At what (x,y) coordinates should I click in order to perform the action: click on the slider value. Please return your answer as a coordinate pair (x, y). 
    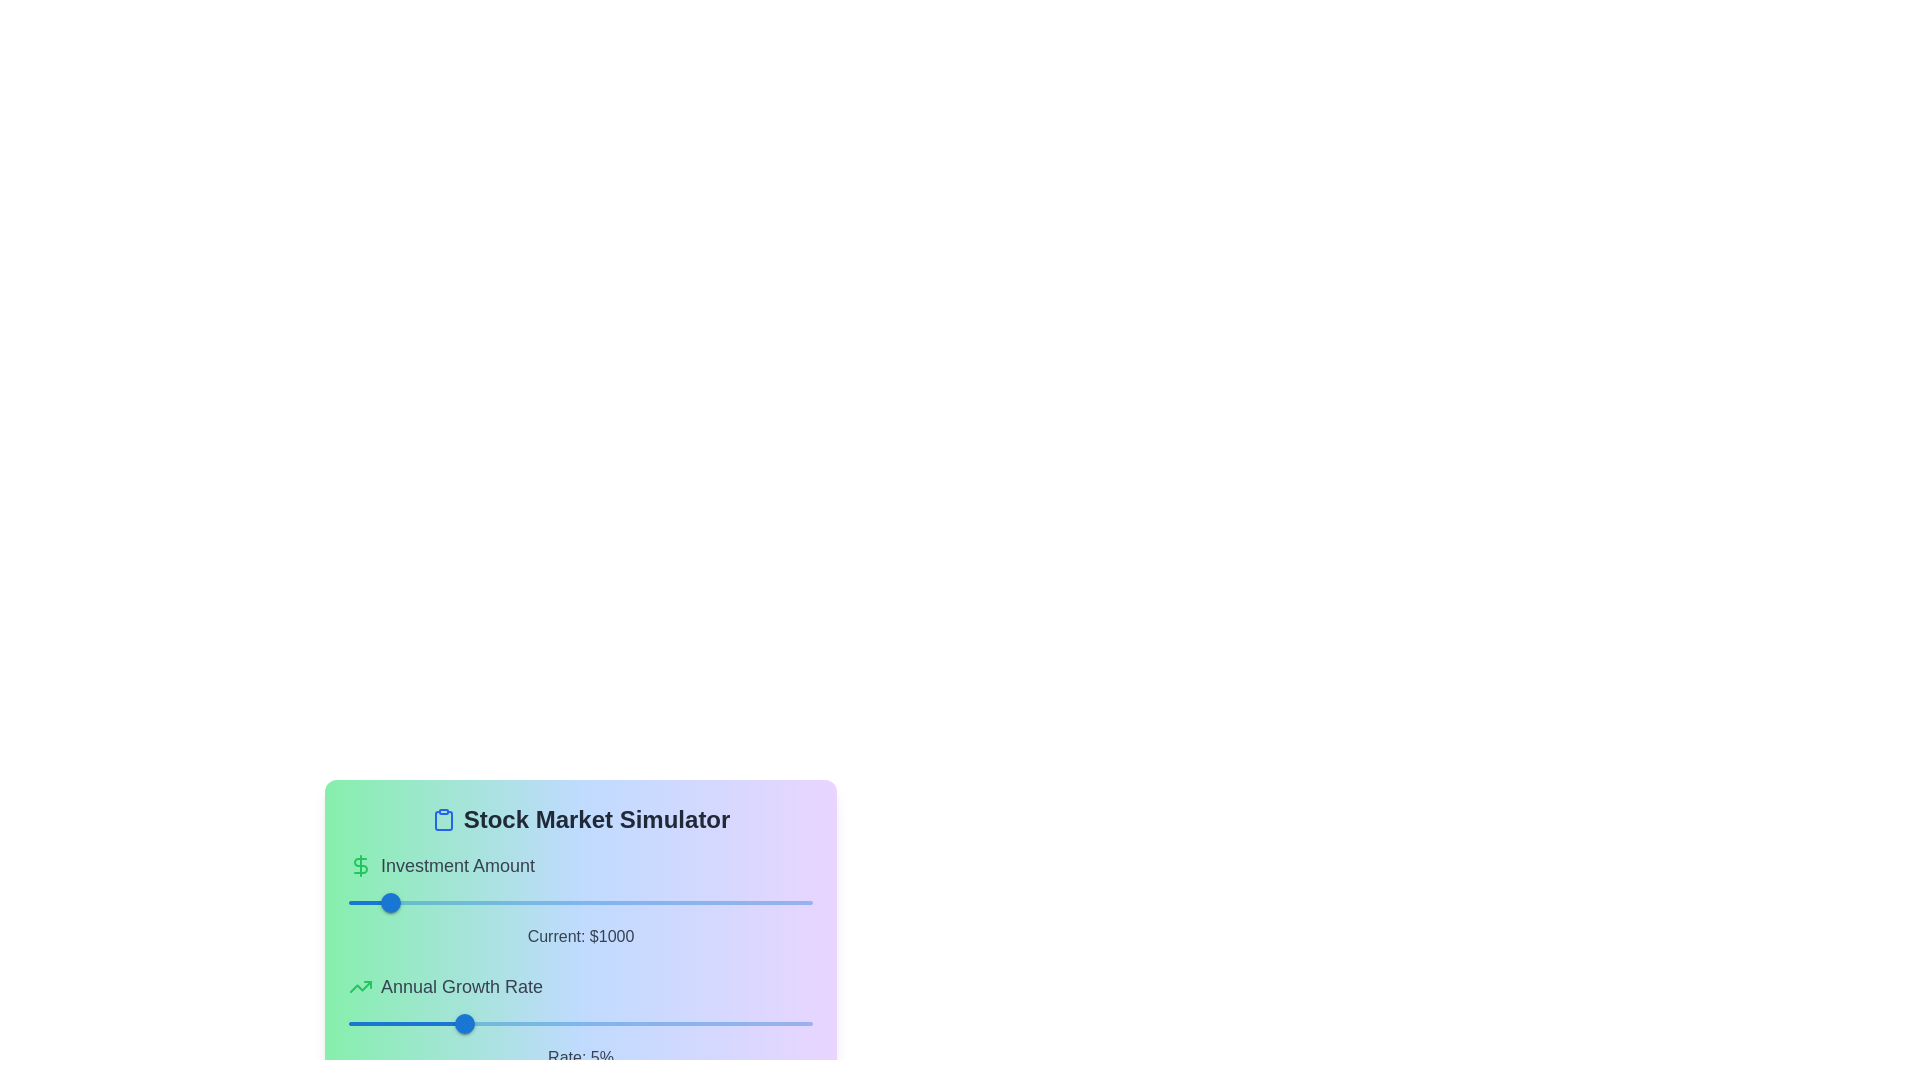
    Looking at the image, I should click on (465, 1023).